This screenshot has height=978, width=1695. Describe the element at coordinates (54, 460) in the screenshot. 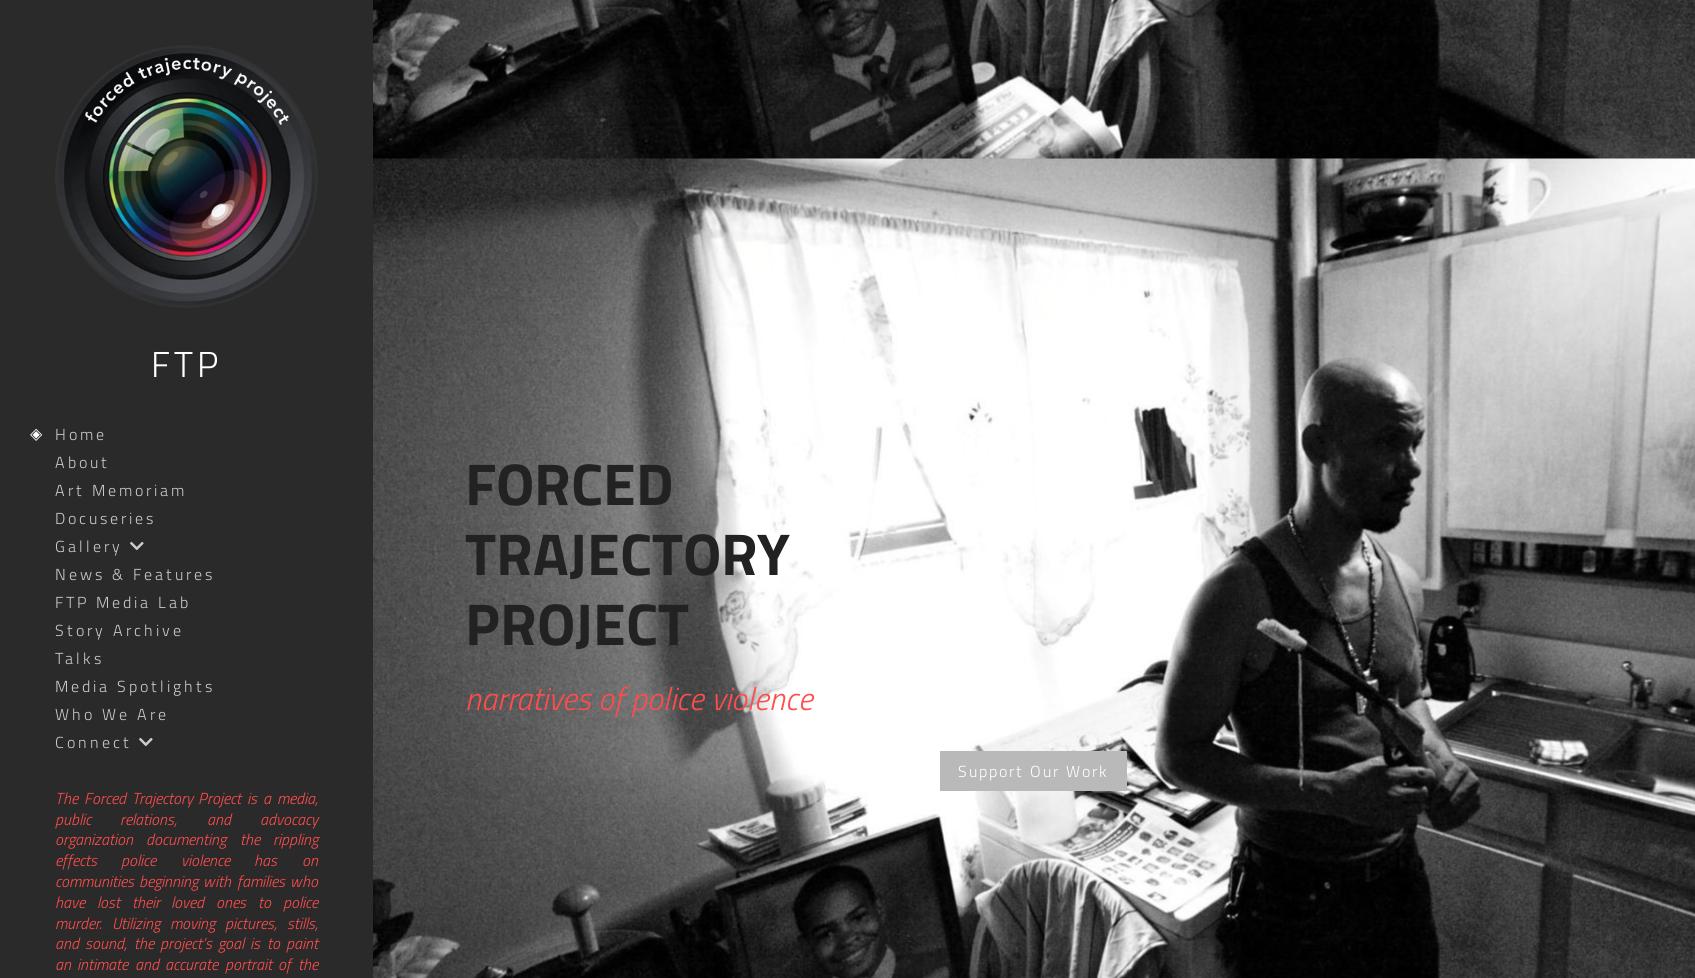

I see `'About'` at that location.